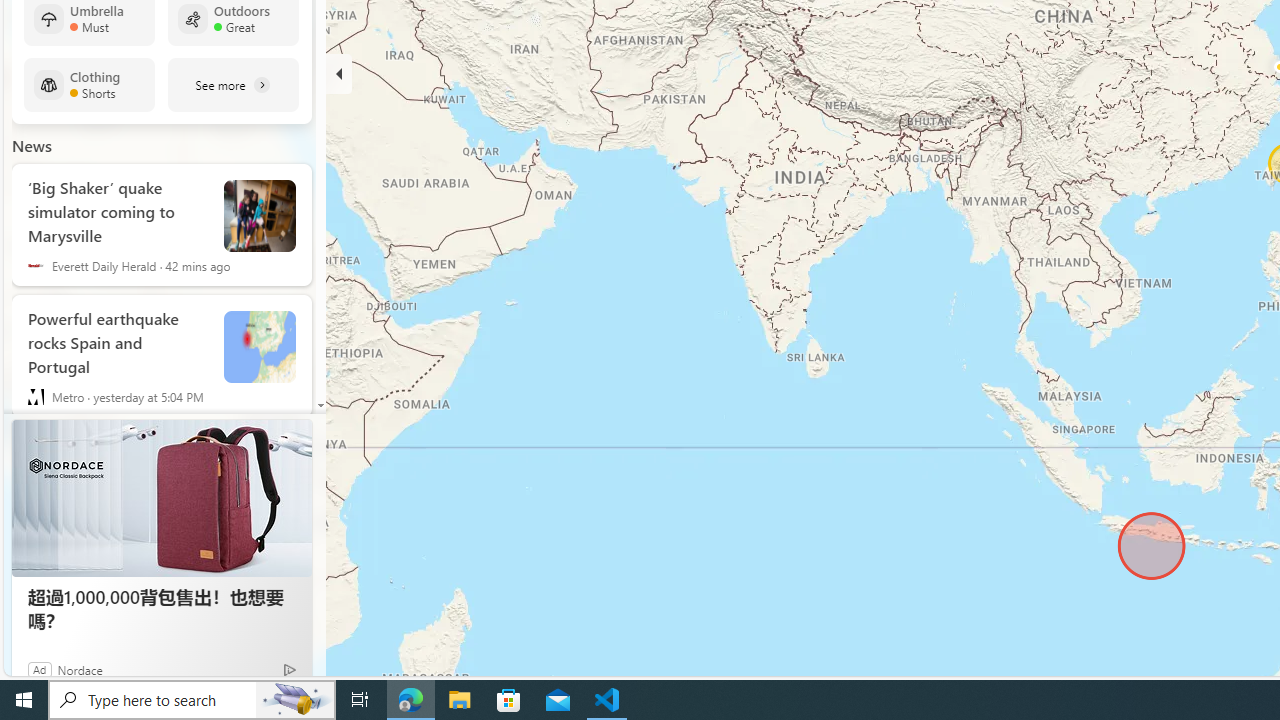  Describe the element at coordinates (35, 396) in the screenshot. I see `'Metro'` at that location.